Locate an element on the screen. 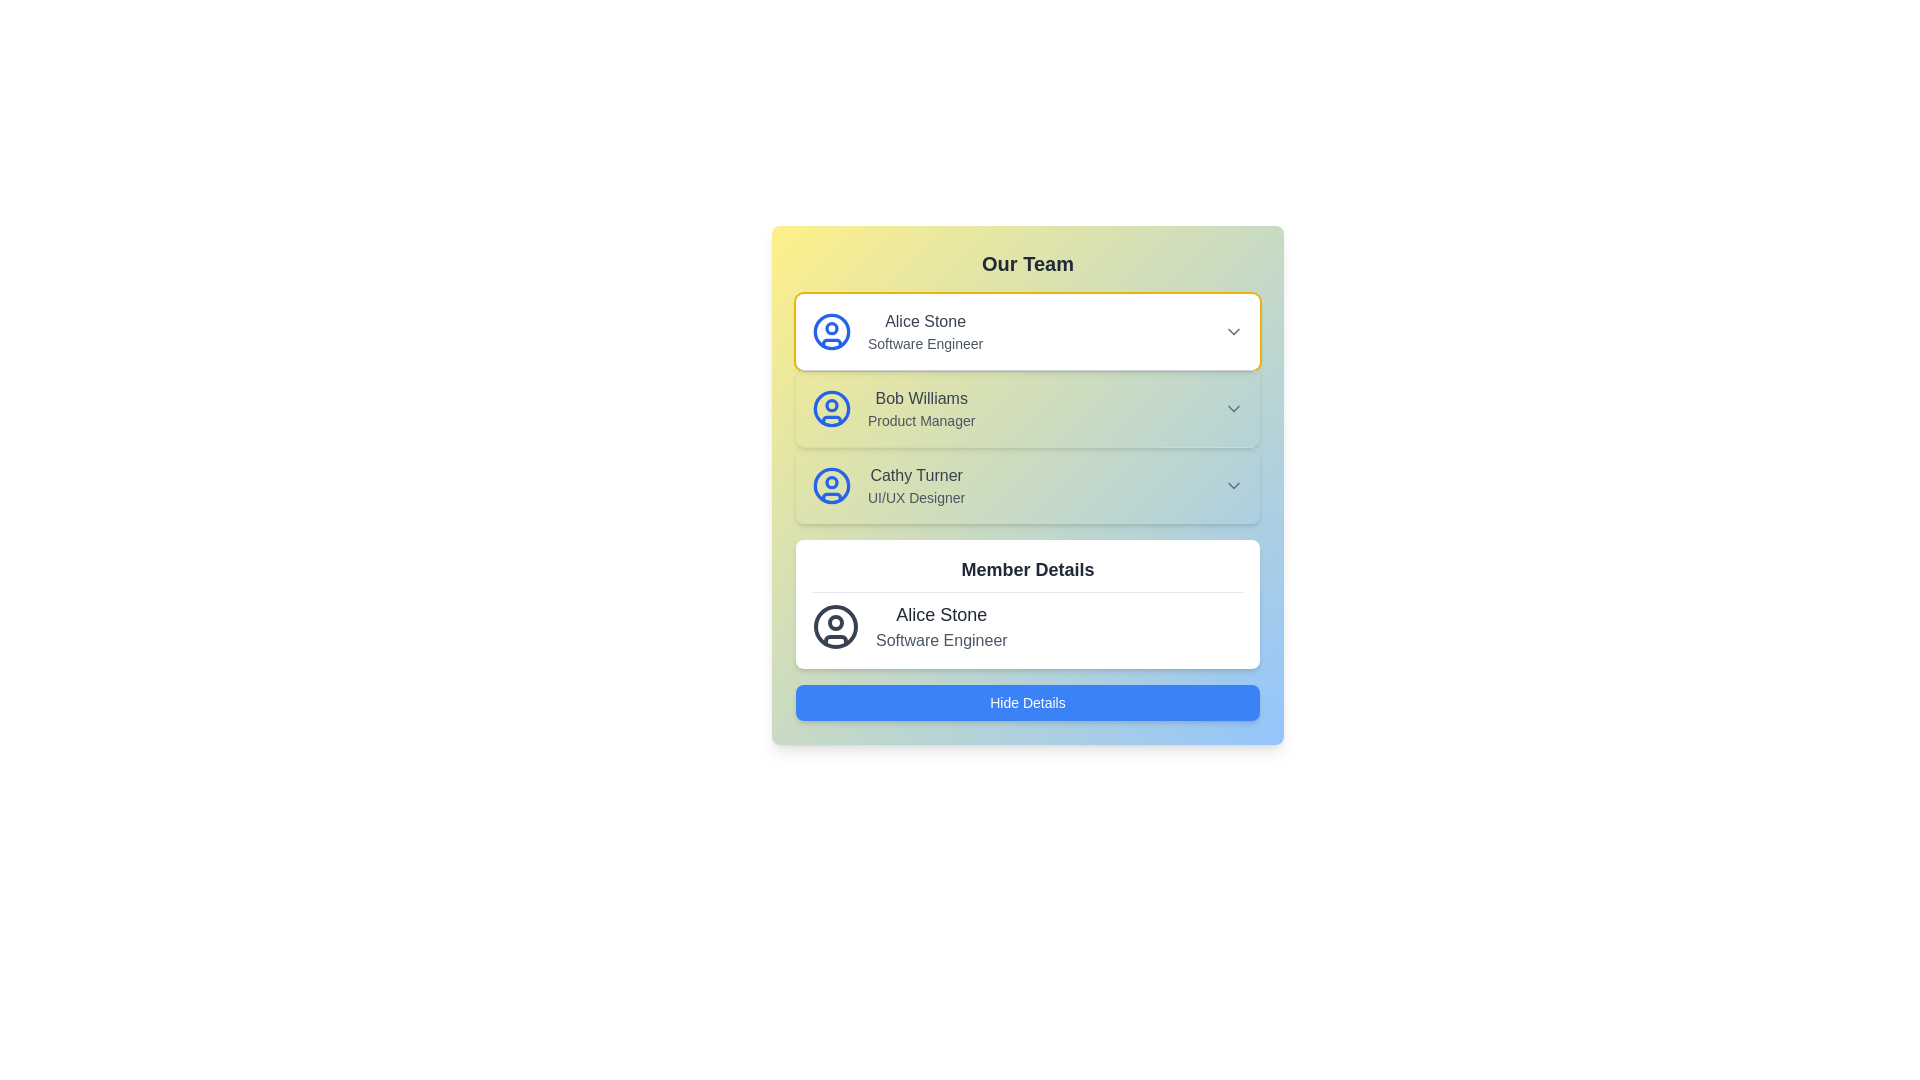 This screenshot has width=1920, height=1080. the downward-facing chevron icon, which is colored in subtle gray and located to the right of 'Cathy Turner, UI/UX Designer' is located at coordinates (1232, 486).